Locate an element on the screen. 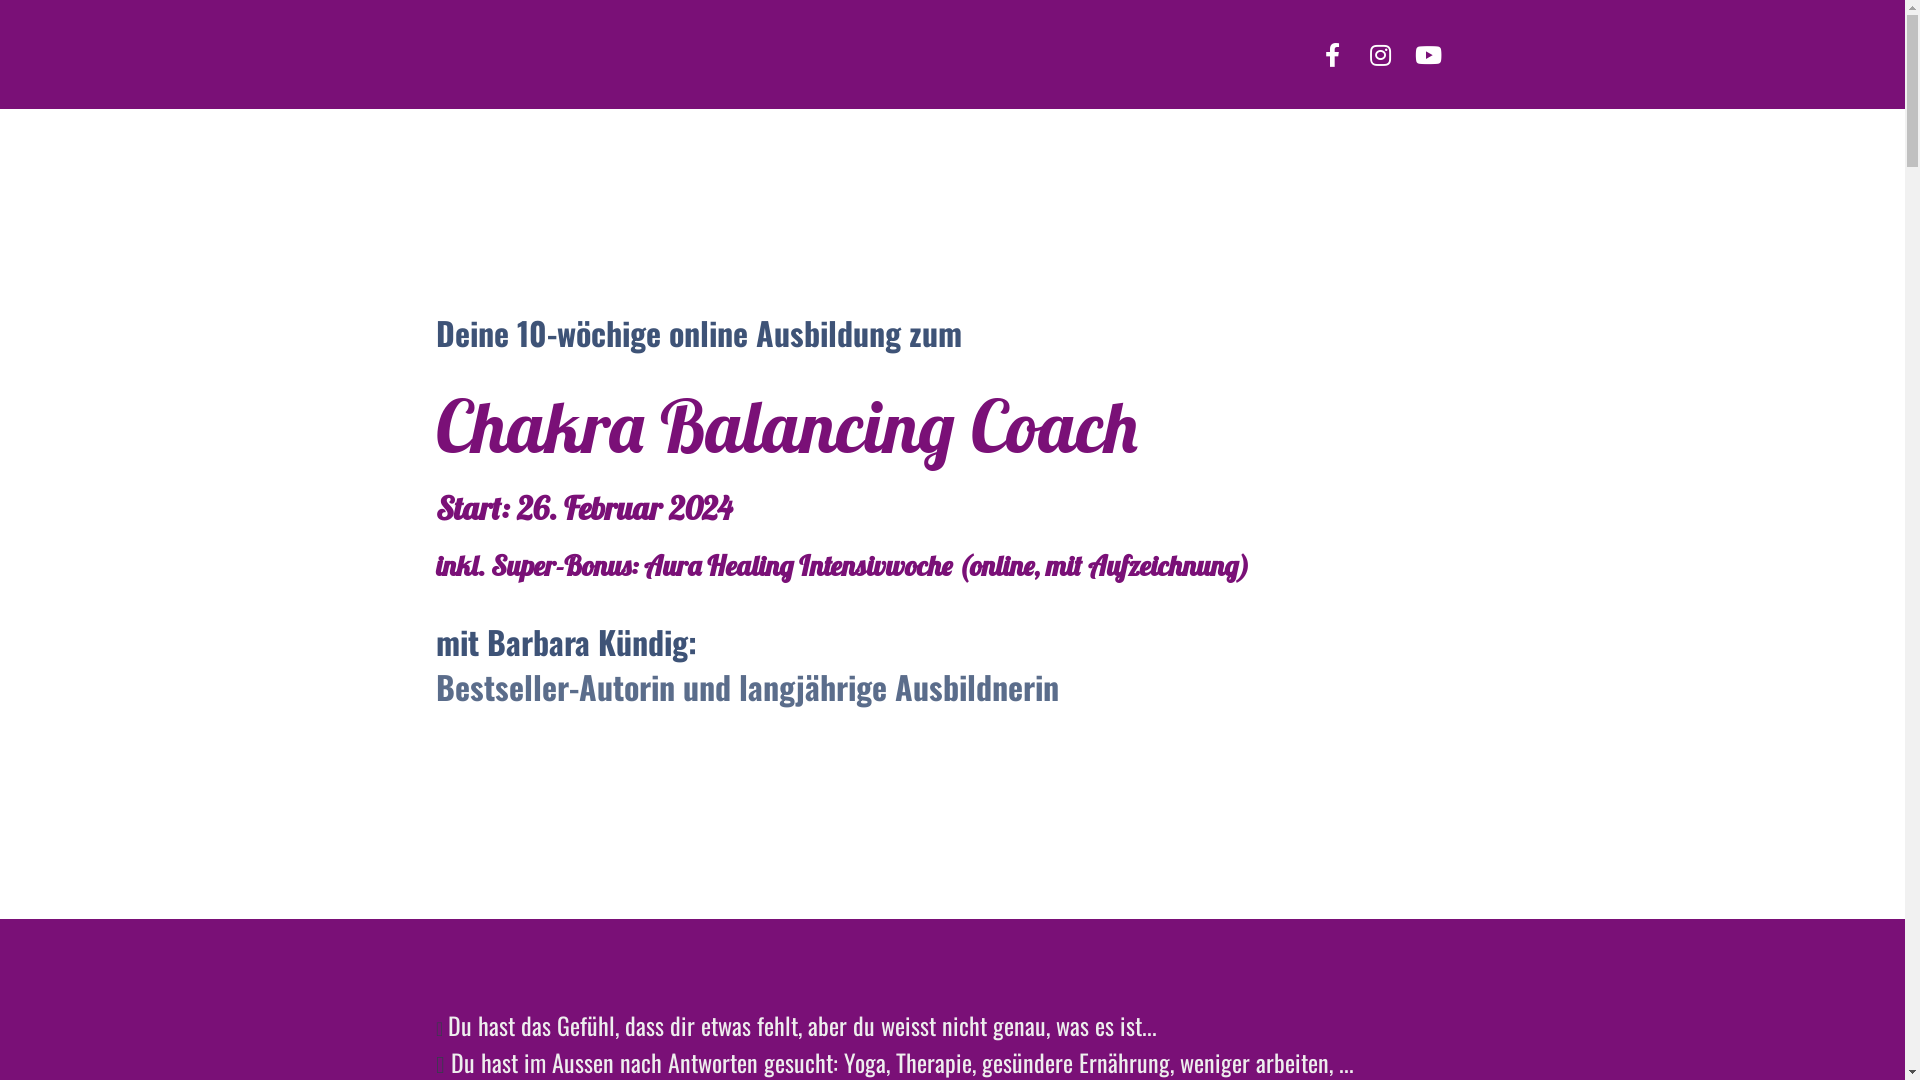 This screenshot has width=1920, height=1080. 'Share on Youtube' is located at coordinates (1402, 53).